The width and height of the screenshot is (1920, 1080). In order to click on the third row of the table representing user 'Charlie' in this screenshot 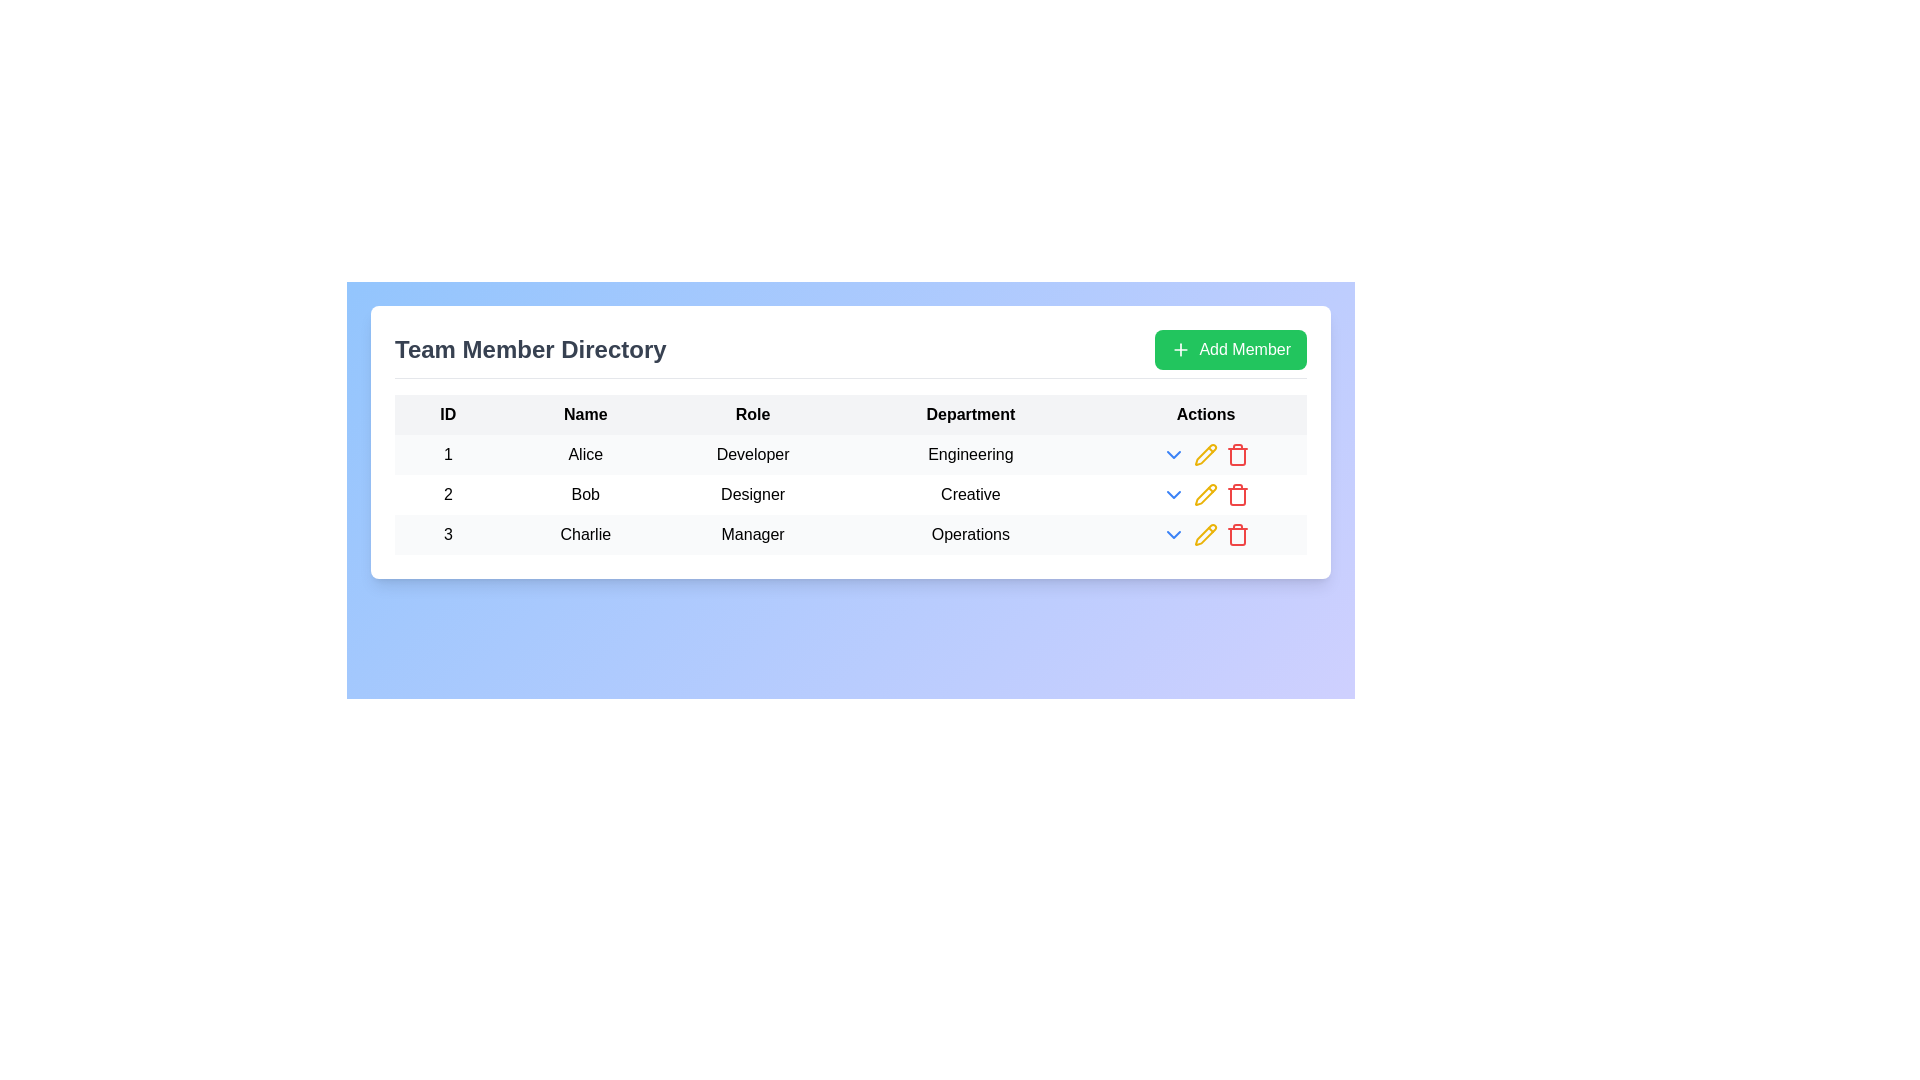, I will do `click(850, 534)`.